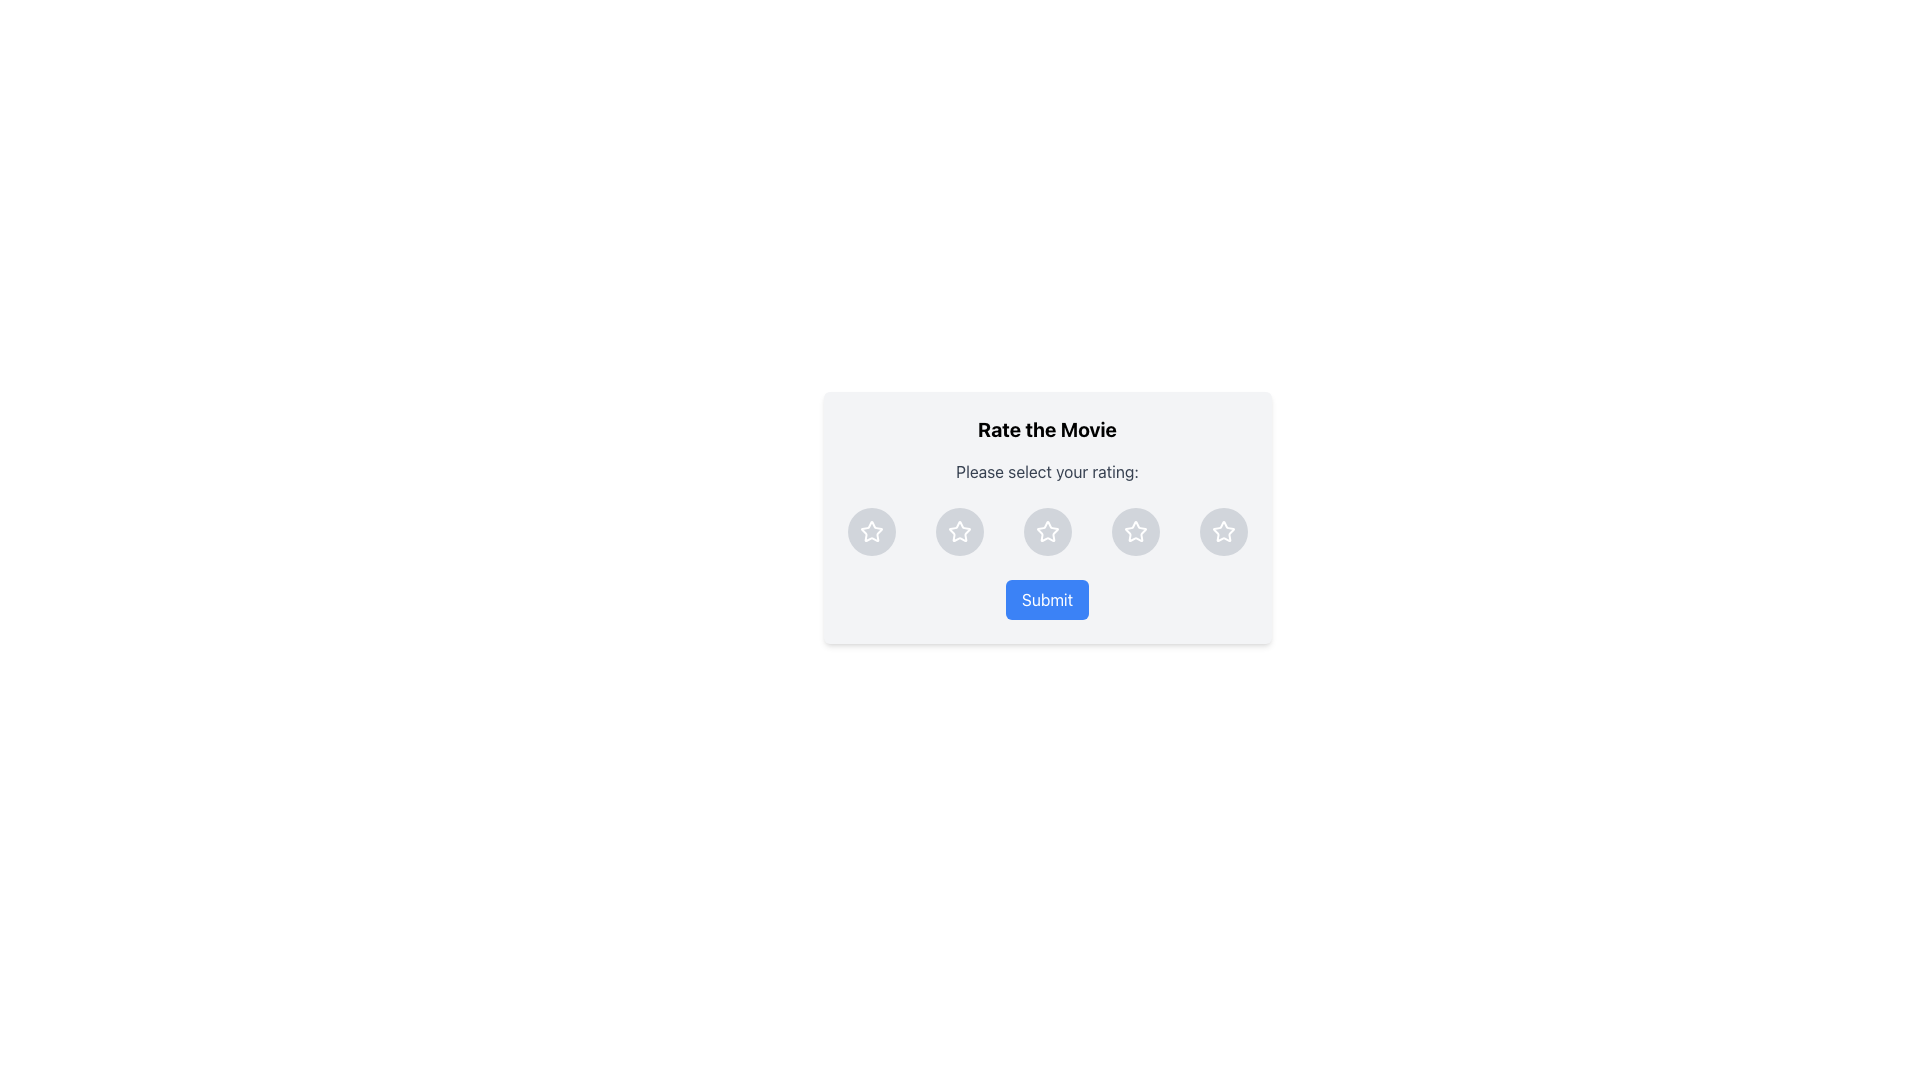  I want to click on the interactive star-shaped icon in the third slot of the five-star rating widget, so click(958, 531).